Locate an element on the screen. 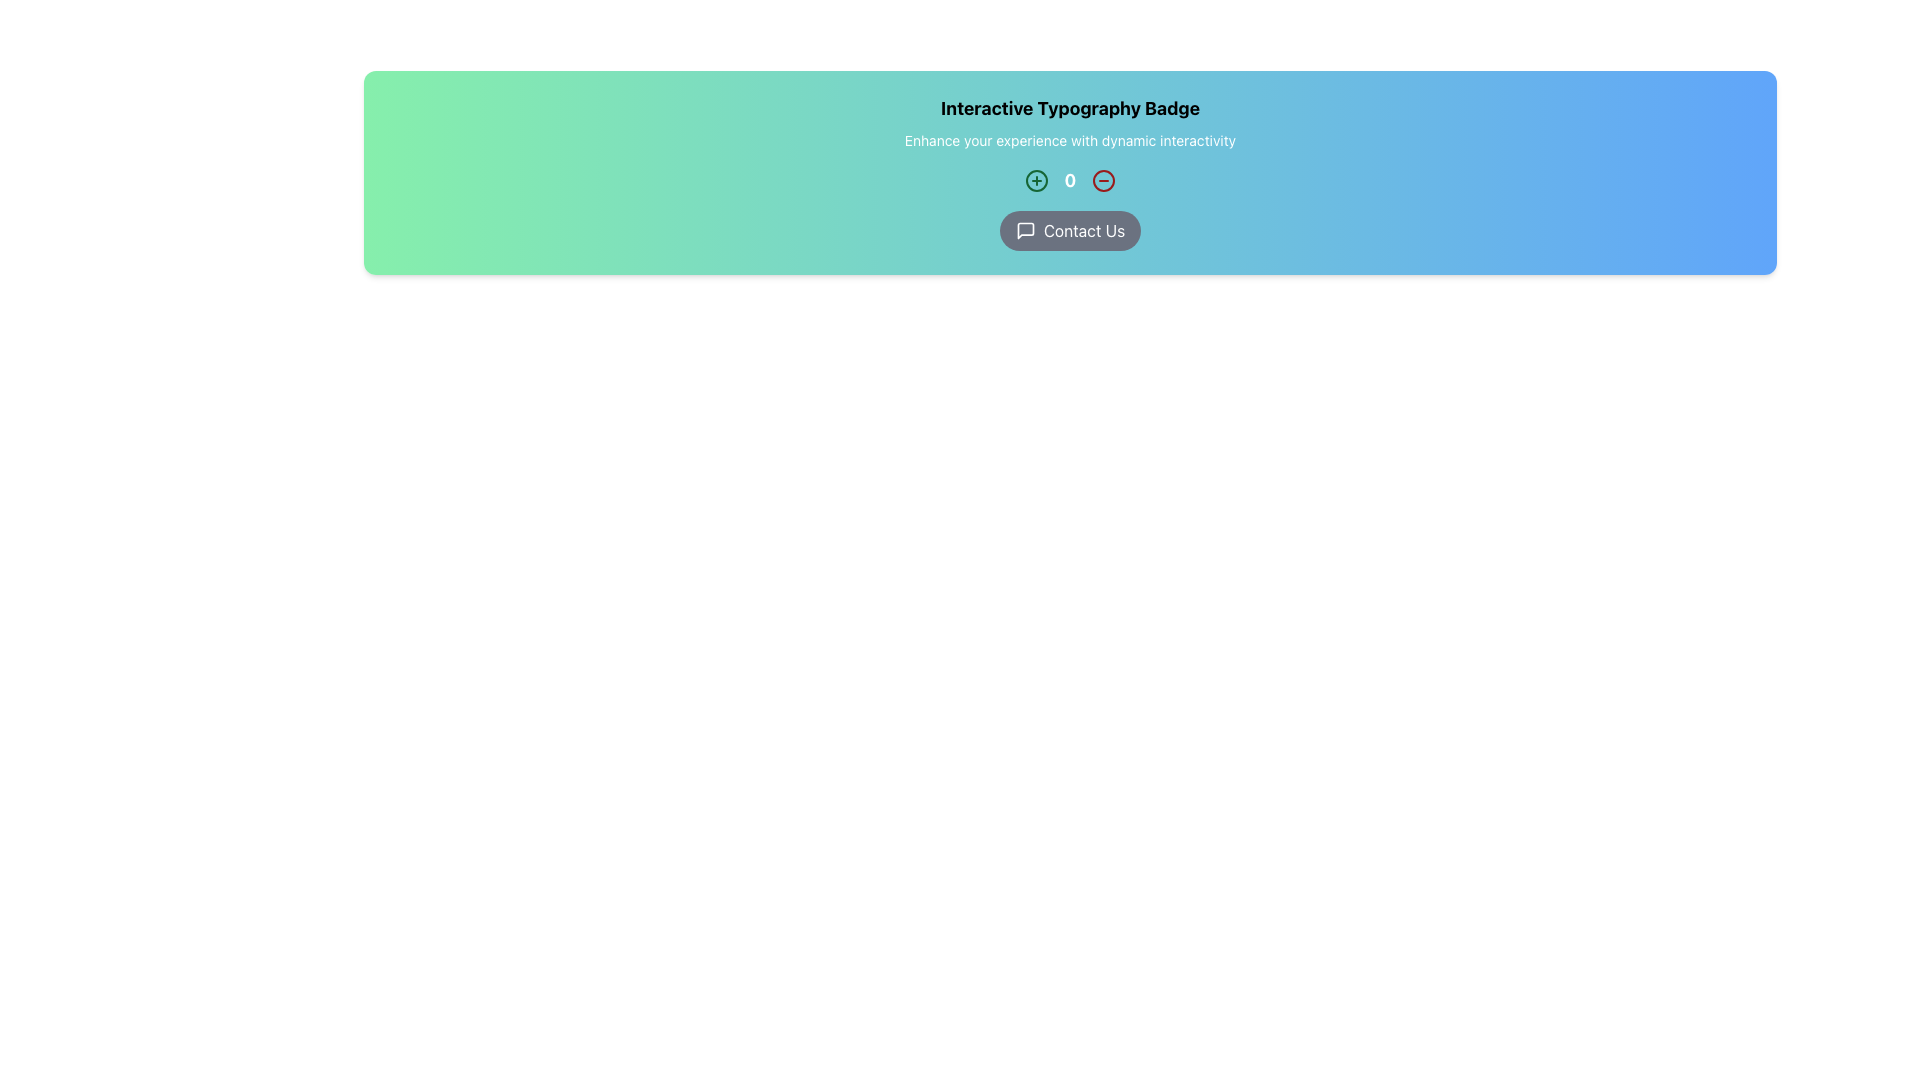  the circular boundary of the 'plus' sign icon, which is the first icon in a row of three icons, centered within a gradient-colored header is located at coordinates (1036, 181).